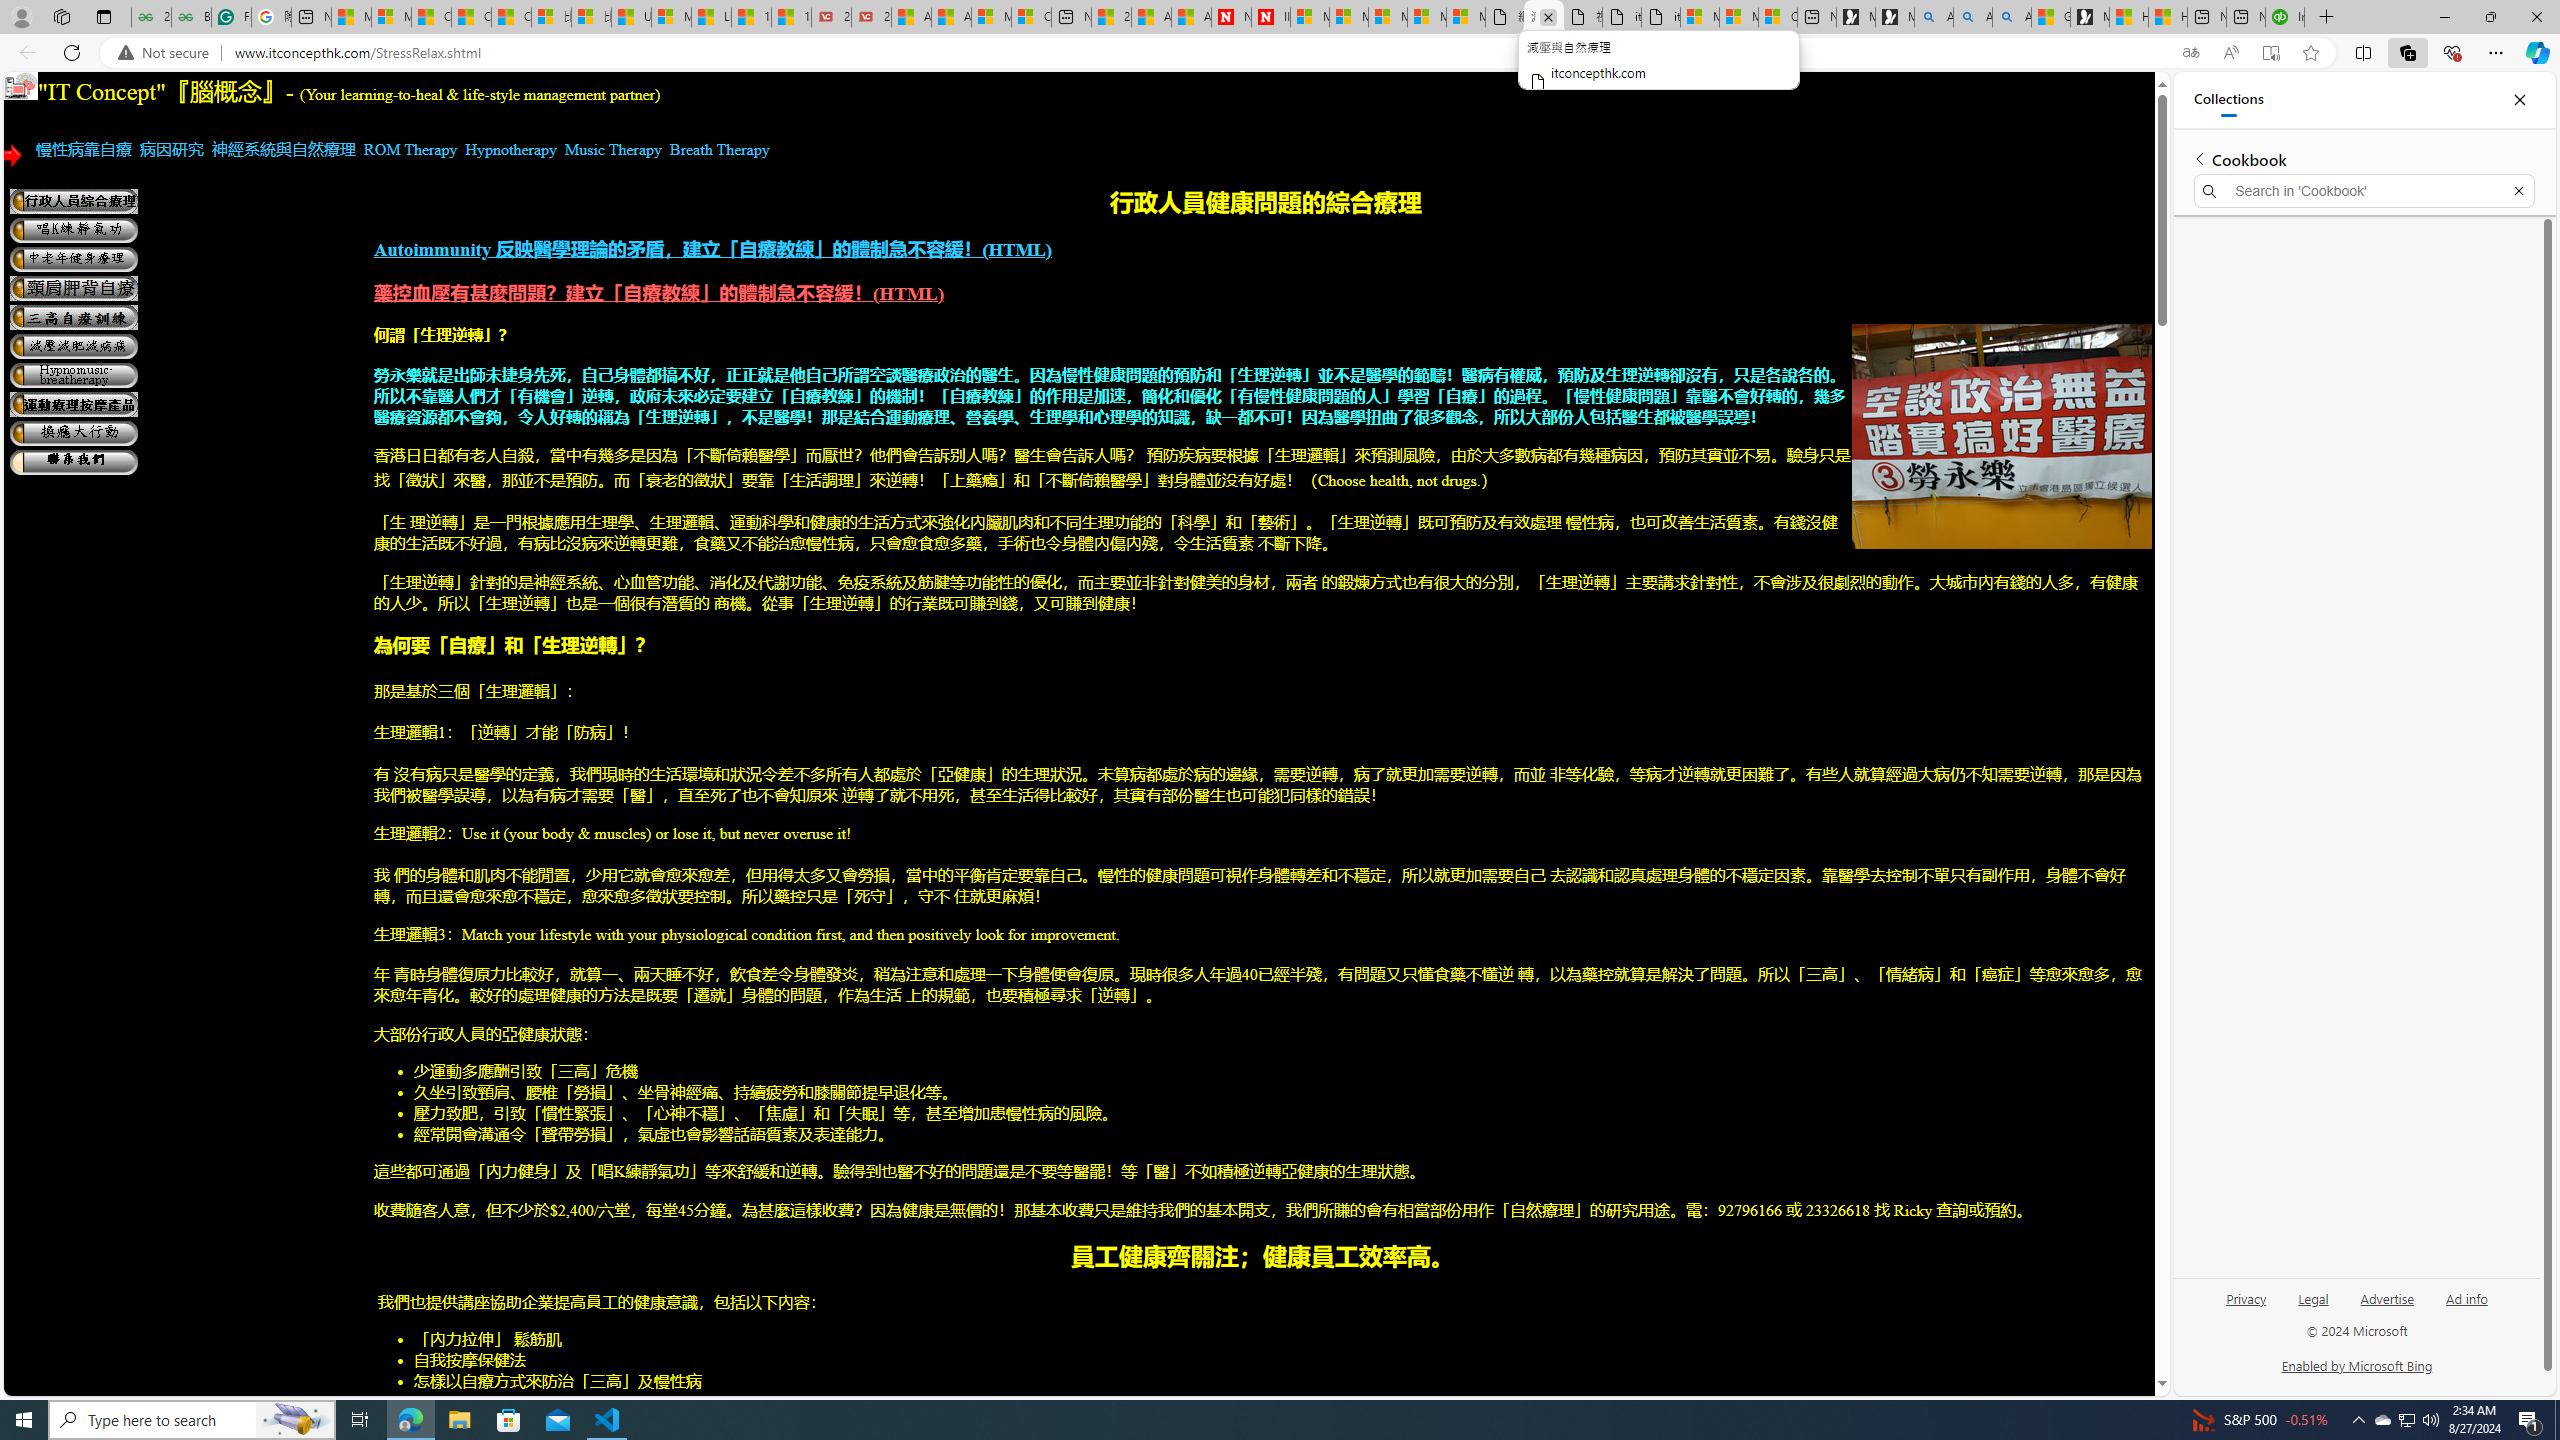  I want to click on 'Intuit QuickBooks Online - Quickbooks', so click(2286, 16).